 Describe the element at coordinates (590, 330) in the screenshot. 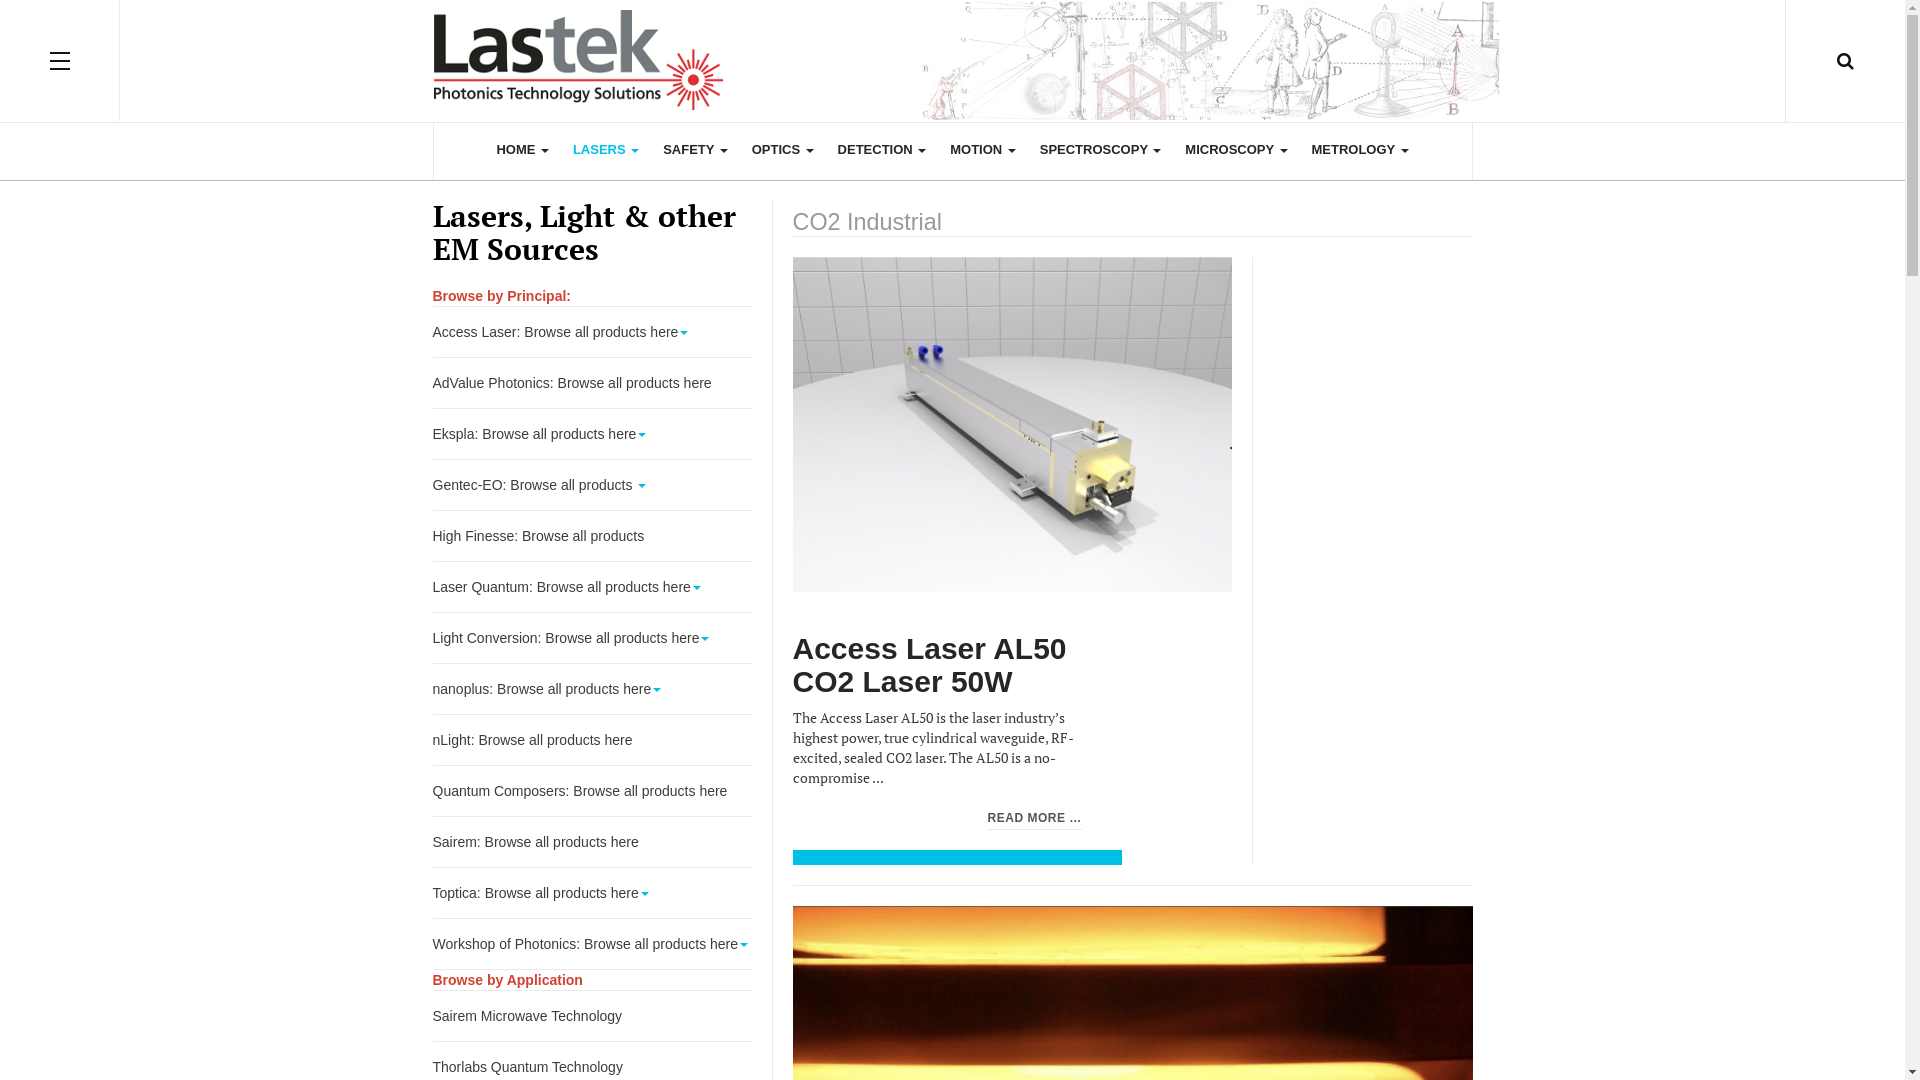

I see `'Access Laser: Browse all products here'` at that location.